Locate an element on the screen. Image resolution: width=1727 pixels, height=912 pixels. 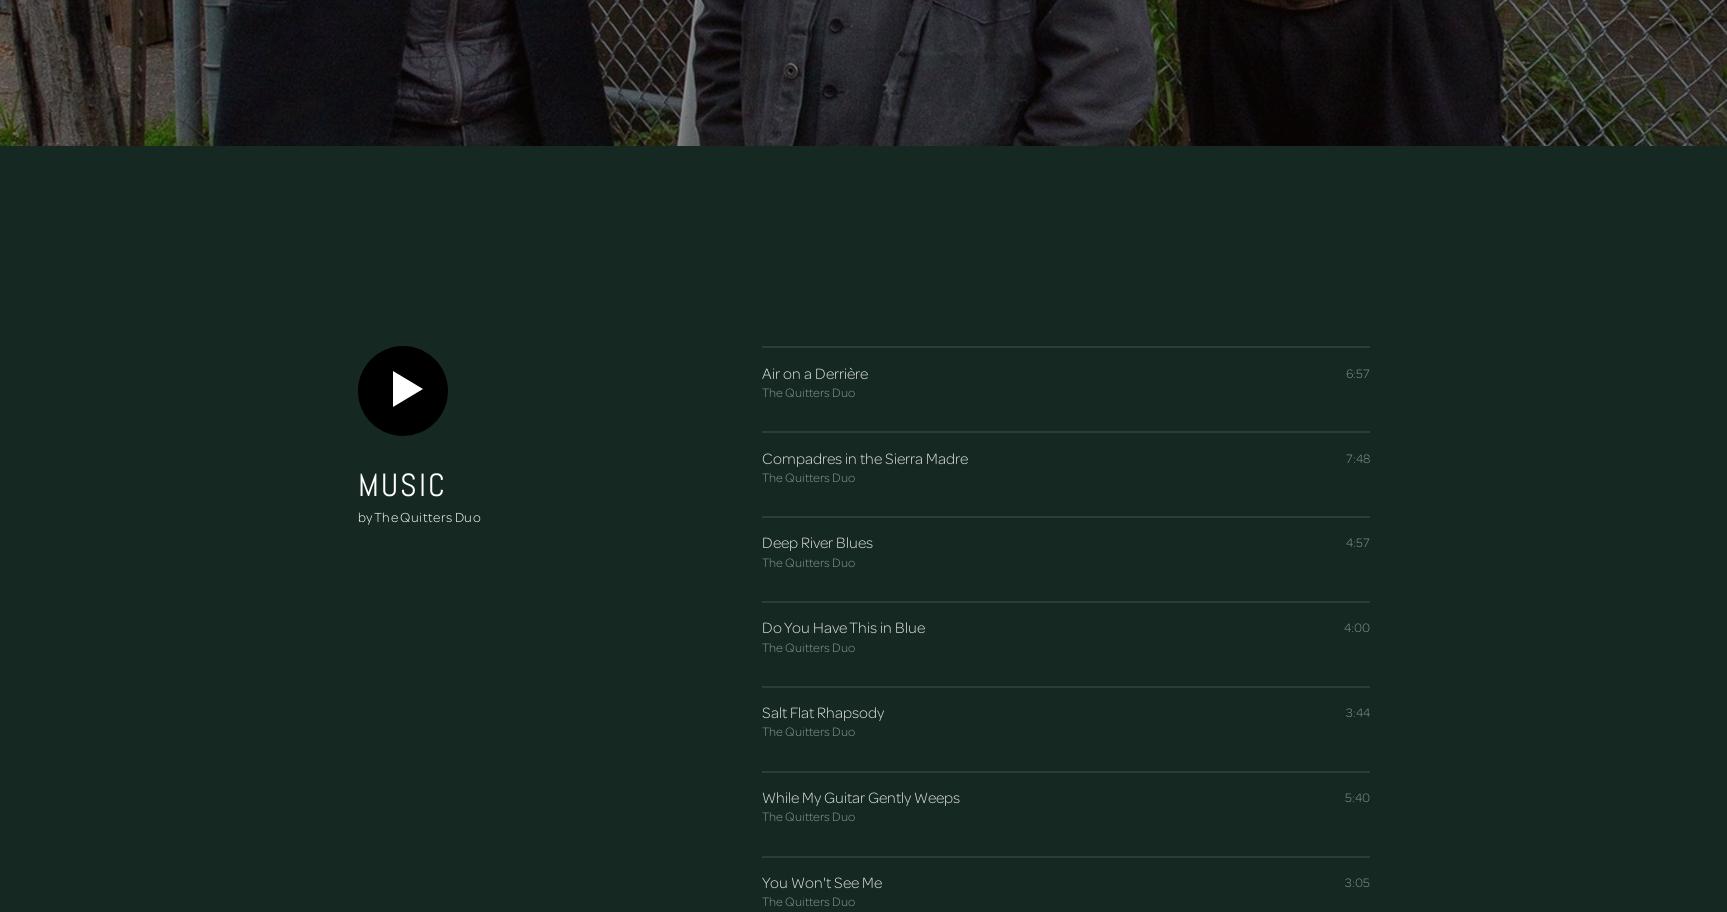
'Deep River Blues' is located at coordinates (817, 542).